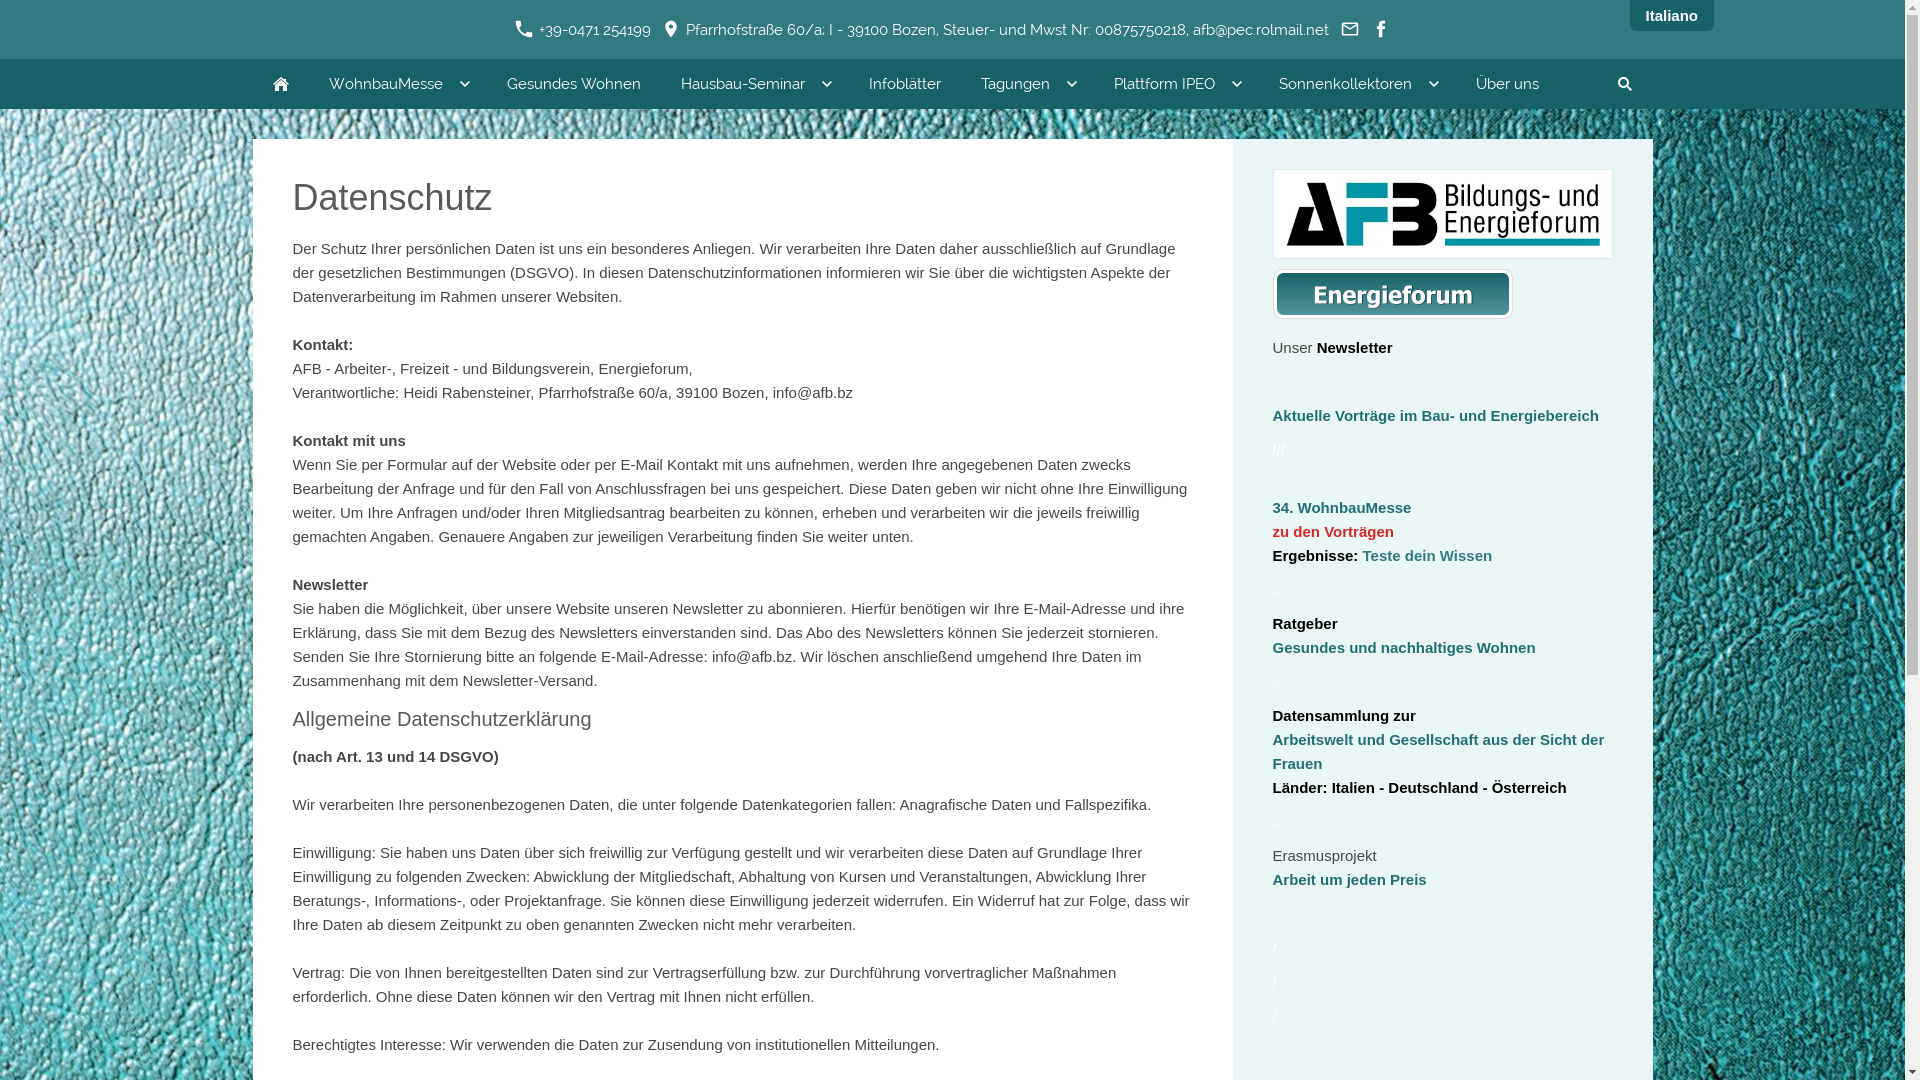 The width and height of the screenshot is (1920, 1080). Describe the element at coordinates (397, 83) in the screenshot. I see `'WohnbauMesse'` at that location.